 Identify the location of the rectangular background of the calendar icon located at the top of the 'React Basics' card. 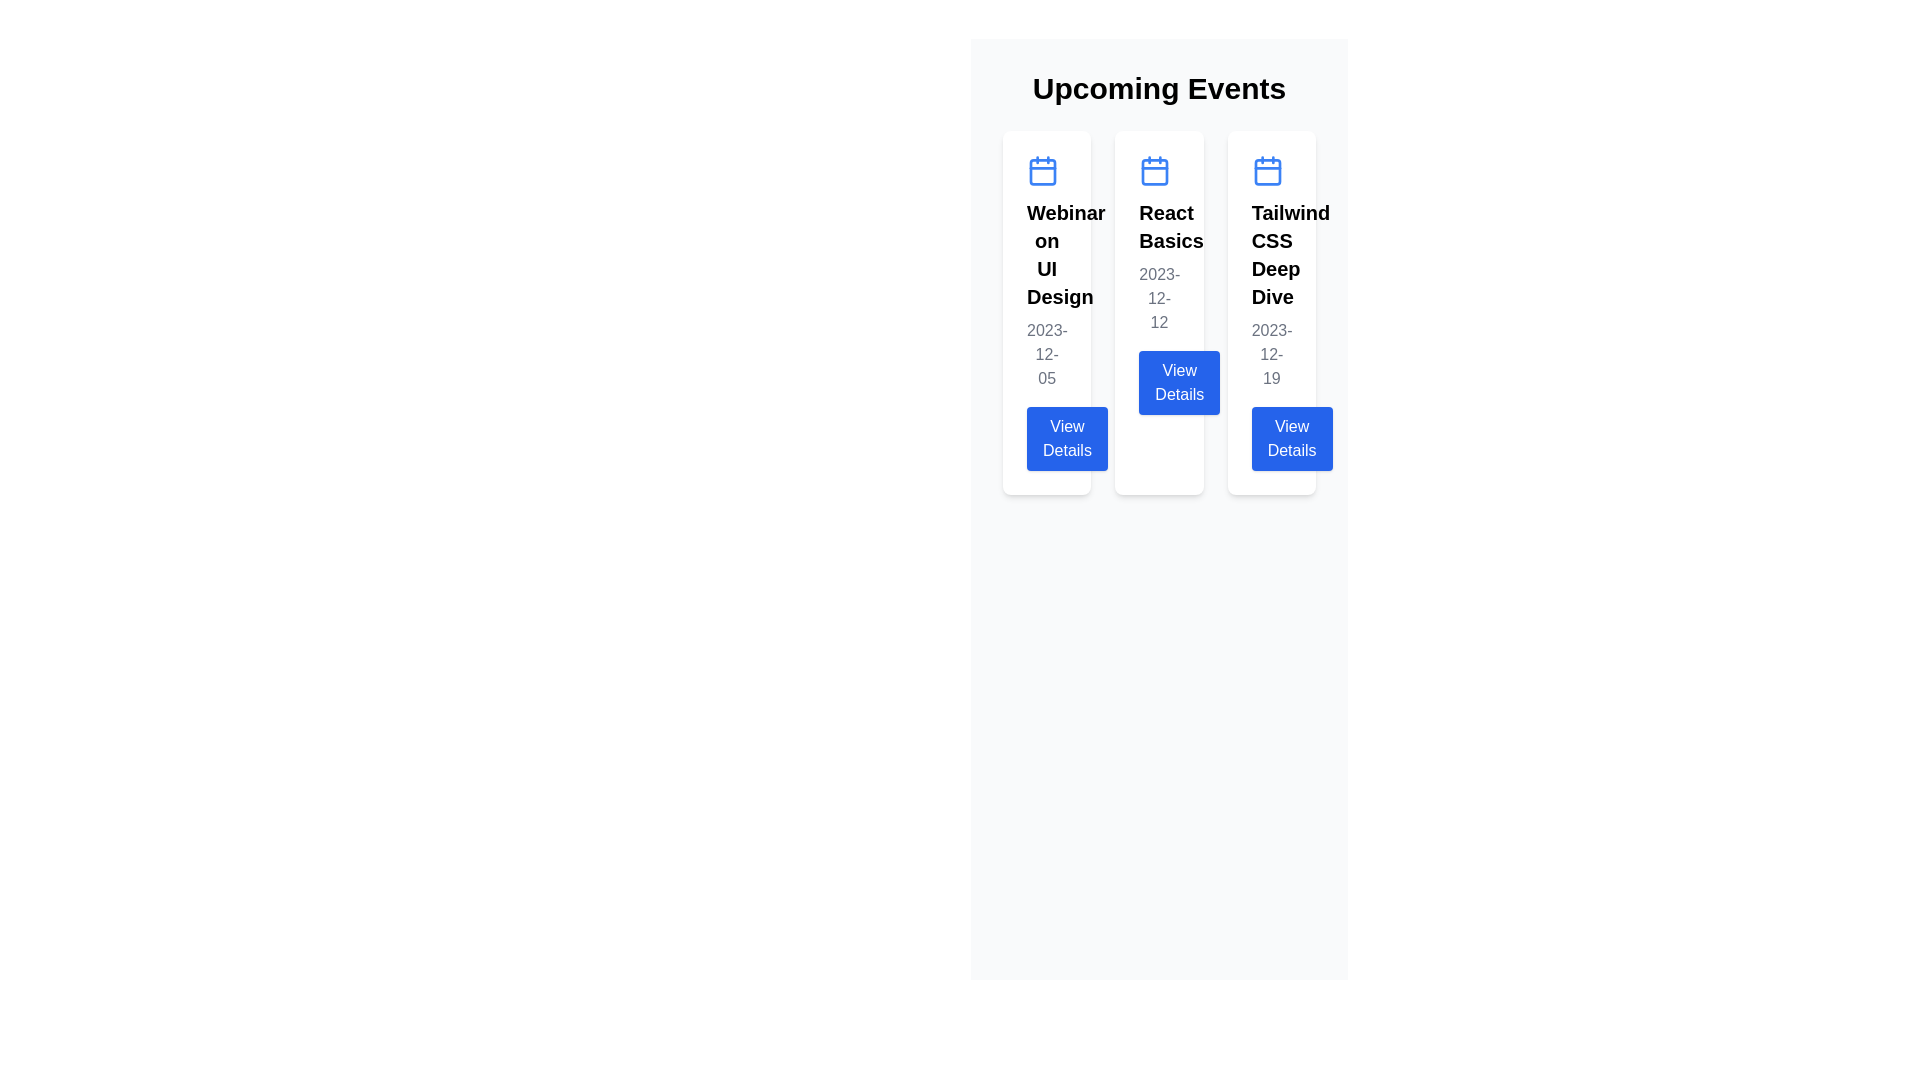
(1155, 171).